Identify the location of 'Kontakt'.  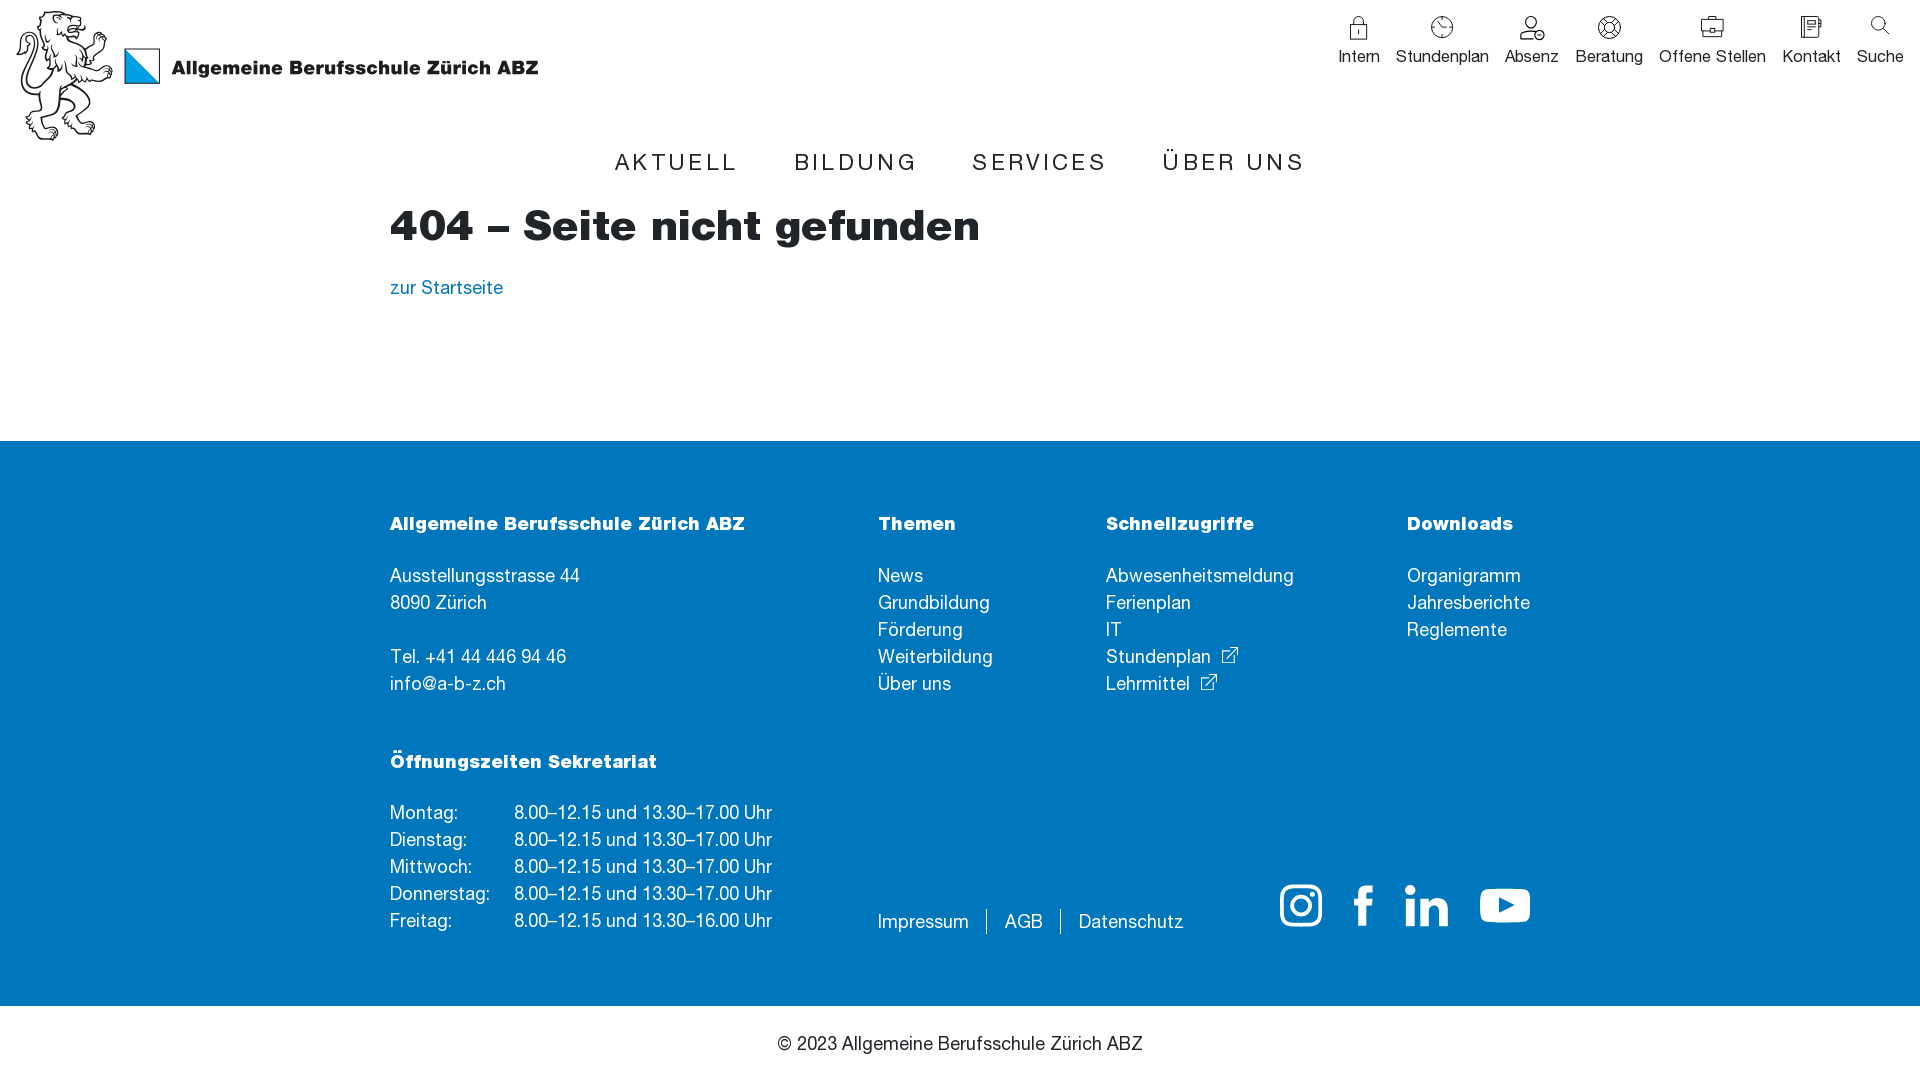
(1811, 42).